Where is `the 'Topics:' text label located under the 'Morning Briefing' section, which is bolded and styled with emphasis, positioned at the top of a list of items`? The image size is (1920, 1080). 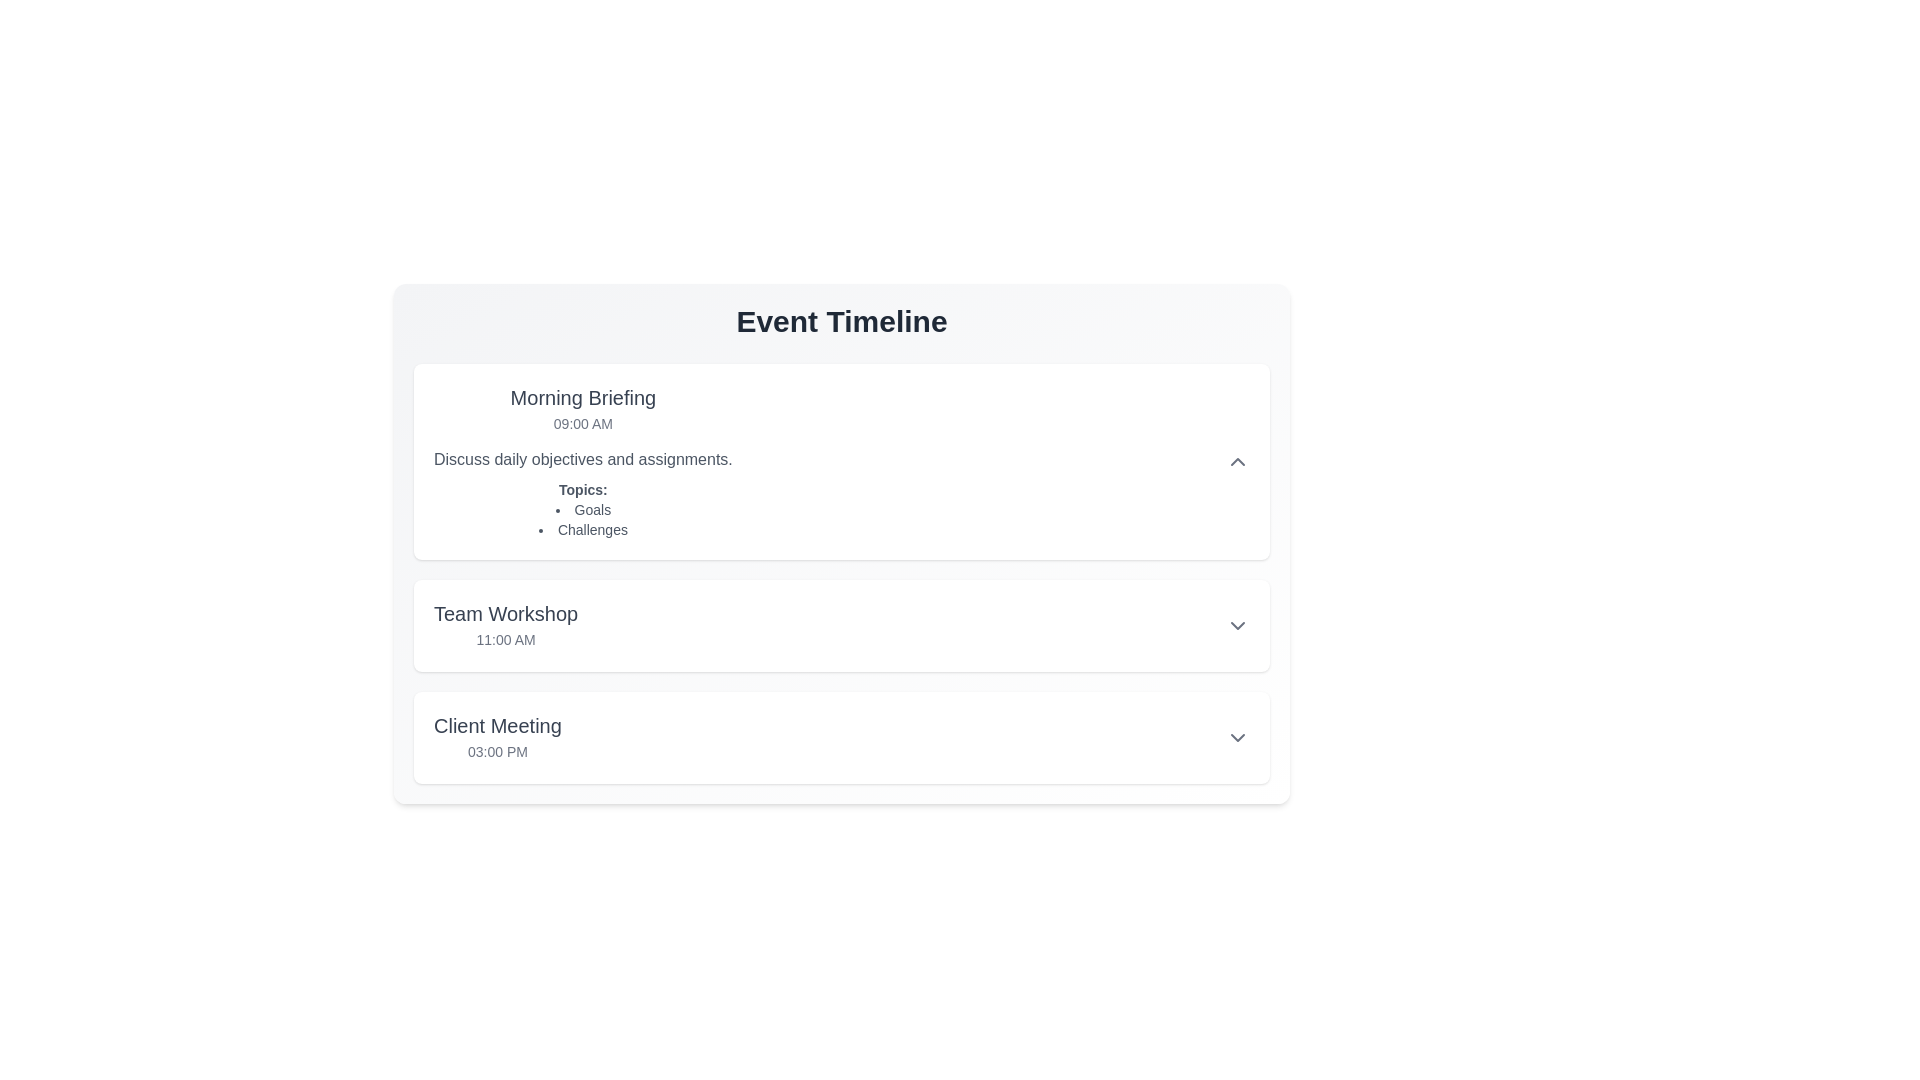 the 'Topics:' text label located under the 'Morning Briefing' section, which is bolded and styled with emphasis, positioned at the top of a list of items is located at coordinates (582, 489).